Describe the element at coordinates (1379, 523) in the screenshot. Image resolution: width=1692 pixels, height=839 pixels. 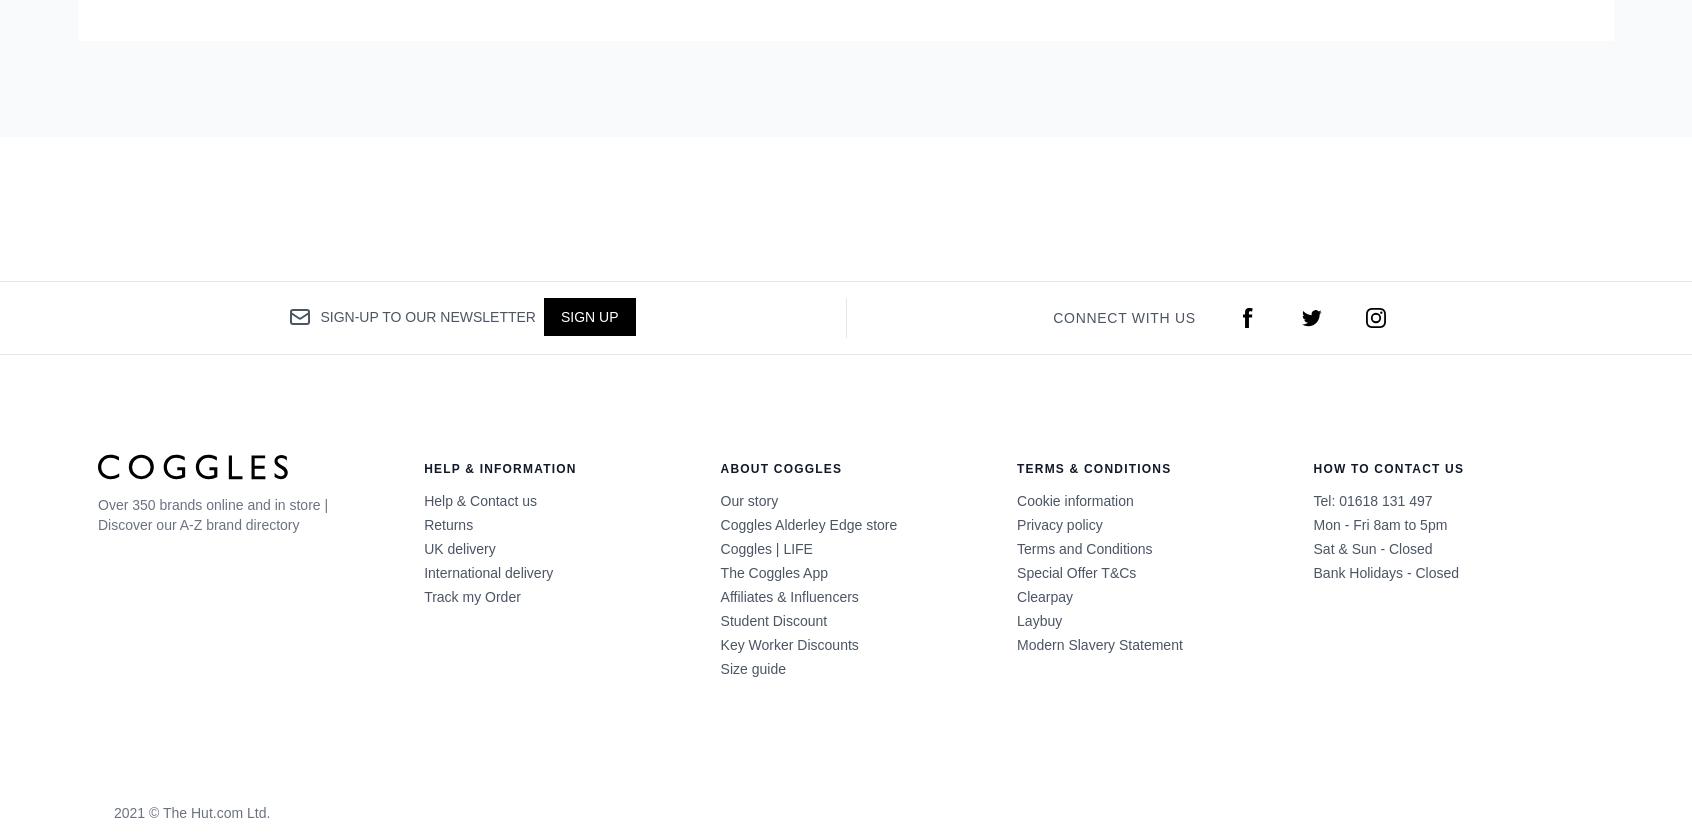
I see `'Mon - Fri 8am to 5pm'` at that location.